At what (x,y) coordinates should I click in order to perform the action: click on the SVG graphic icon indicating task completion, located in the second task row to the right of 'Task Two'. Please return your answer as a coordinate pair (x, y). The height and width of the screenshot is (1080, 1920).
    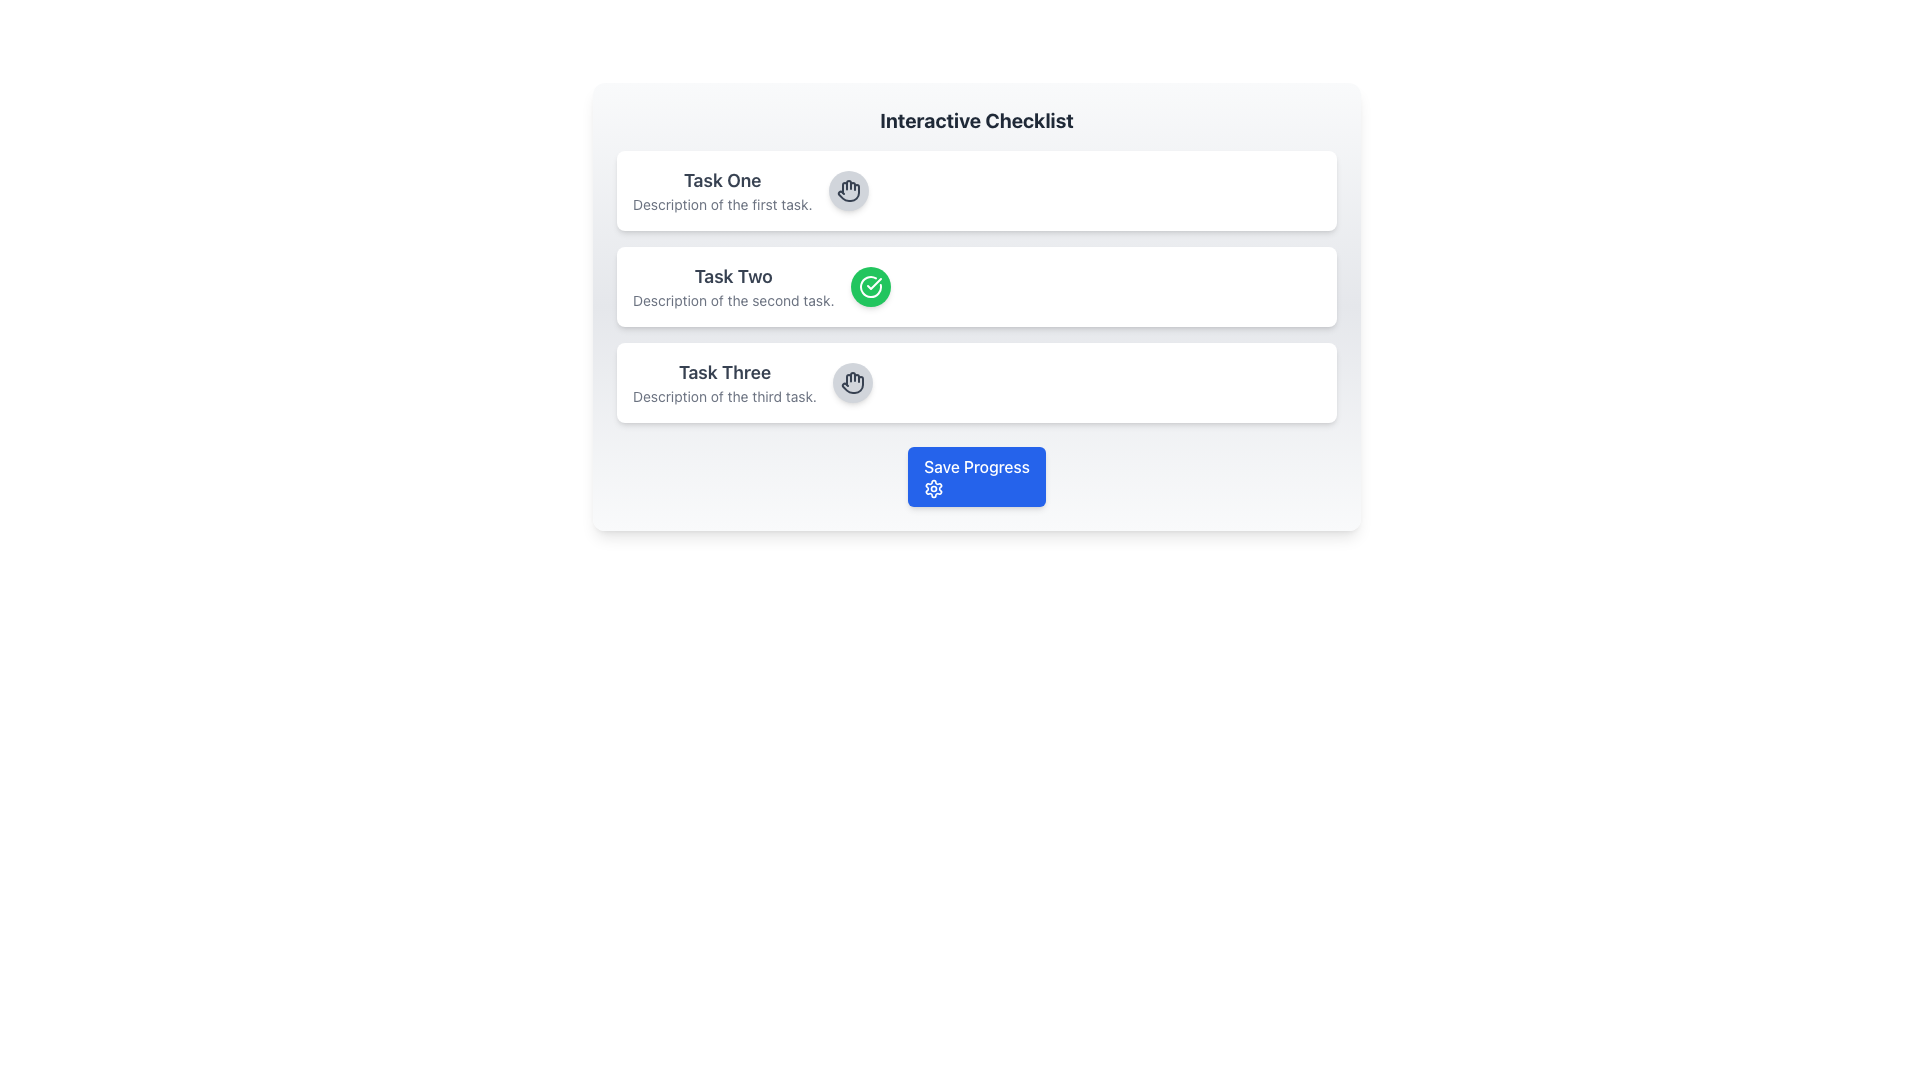
    Looking at the image, I should click on (870, 286).